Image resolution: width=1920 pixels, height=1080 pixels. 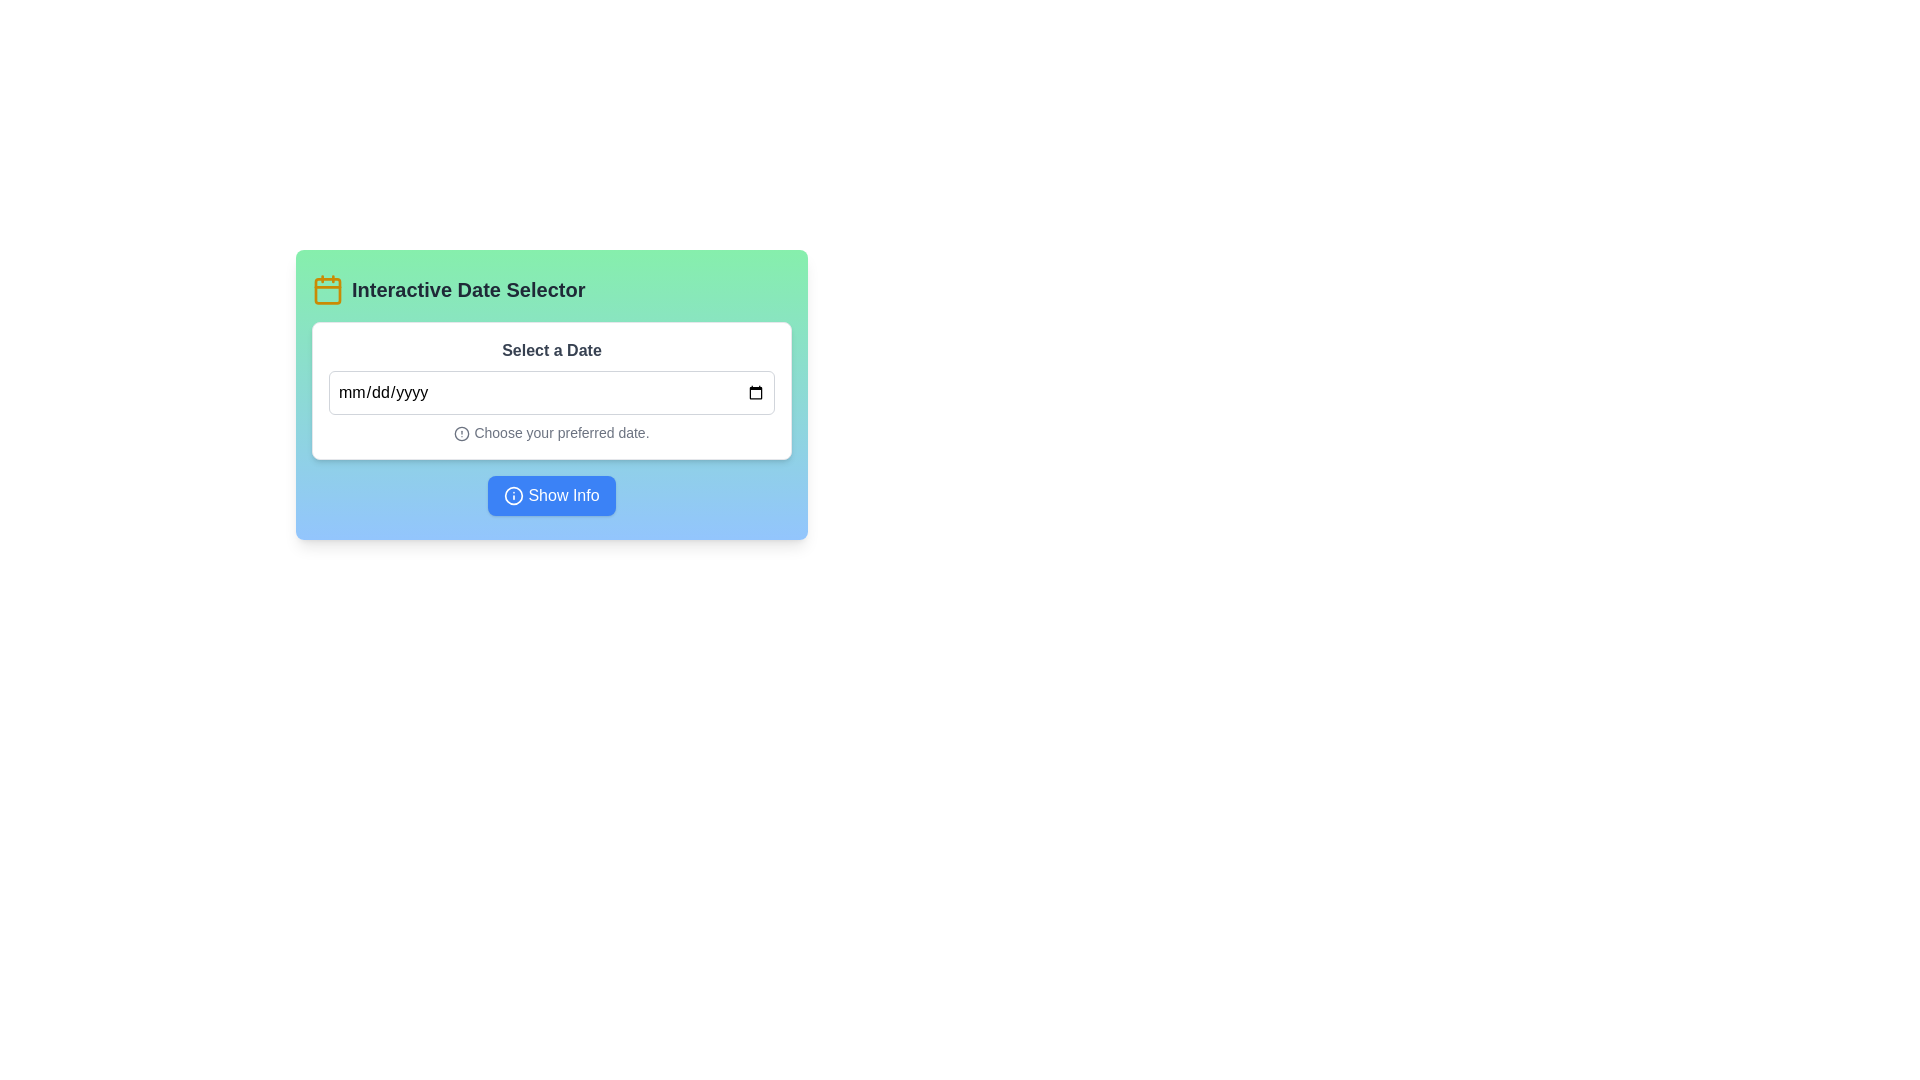 I want to click on the 'Interactive Date Selector' text with the yellow calendar icon, so click(x=552, y=289).